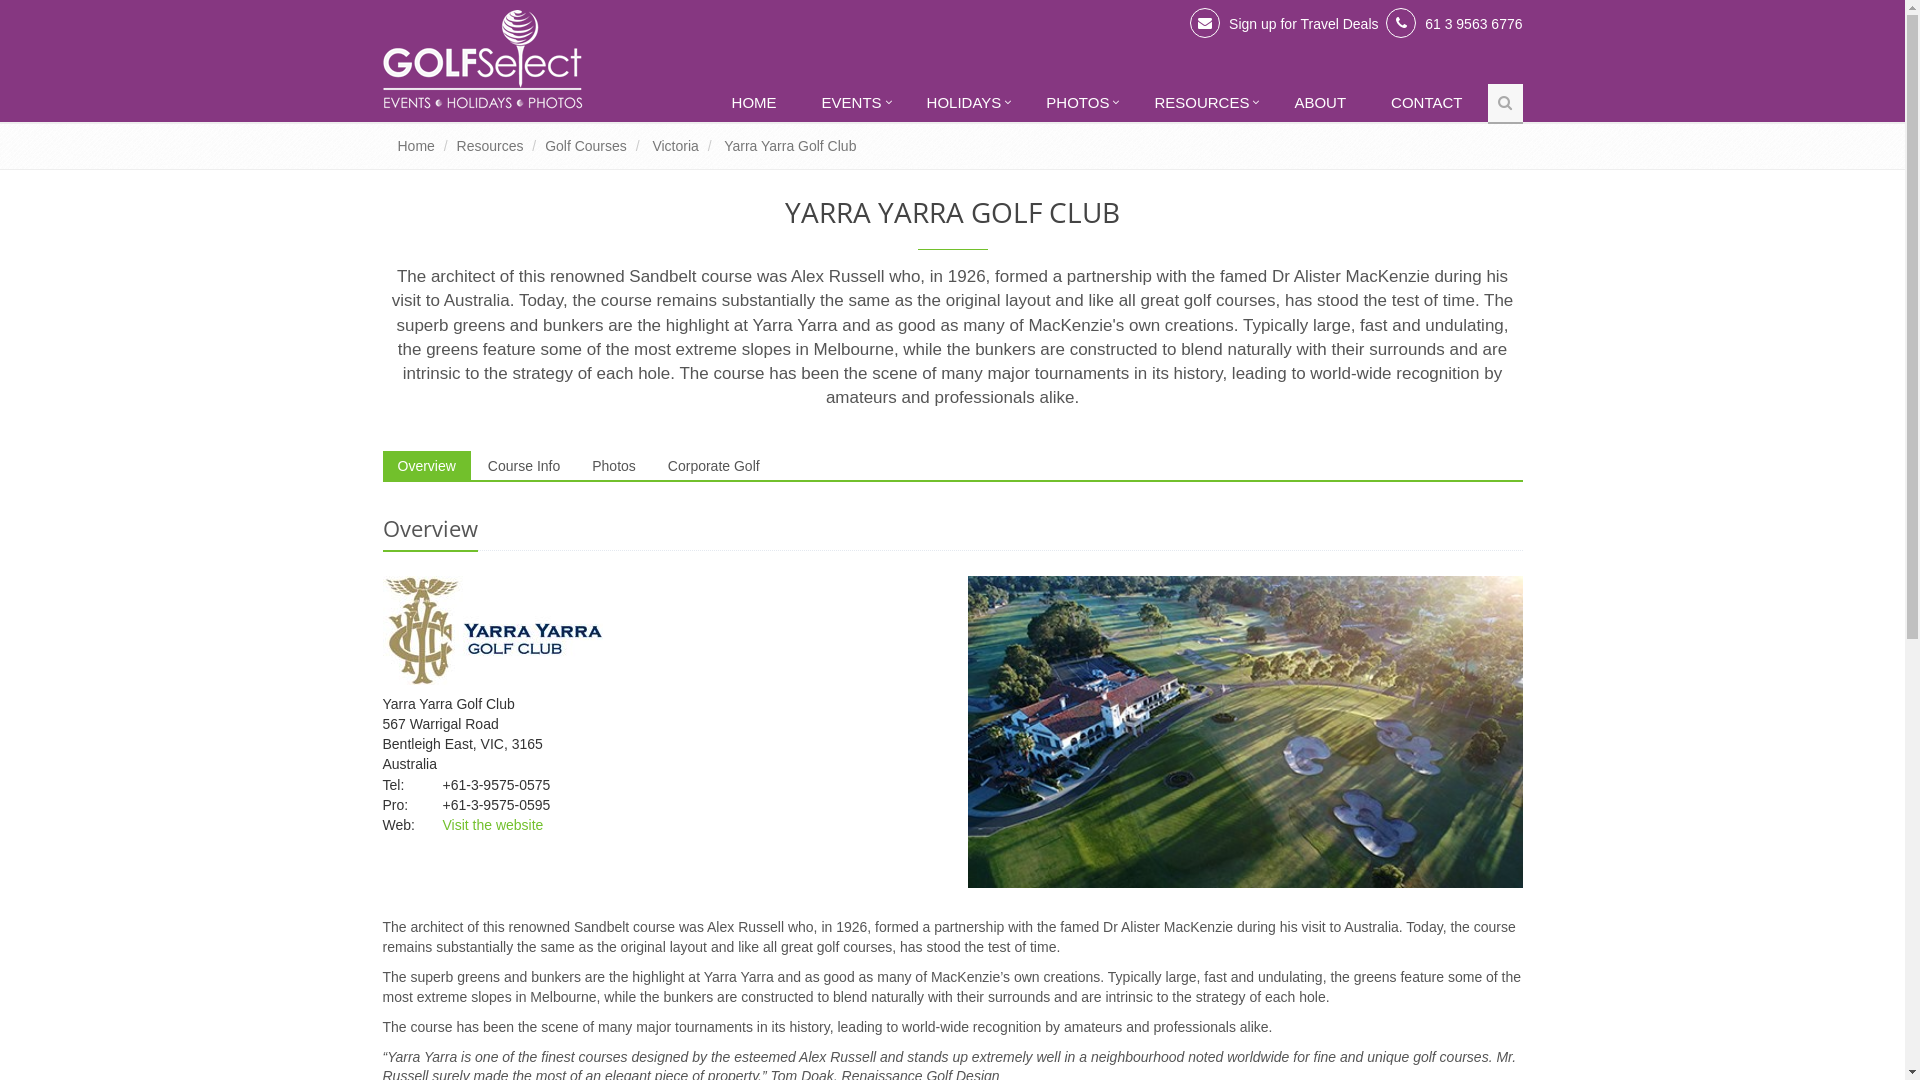 The height and width of the screenshot is (1080, 1920). What do you see at coordinates (492, 825) in the screenshot?
I see `'Visit the website'` at bounding box center [492, 825].